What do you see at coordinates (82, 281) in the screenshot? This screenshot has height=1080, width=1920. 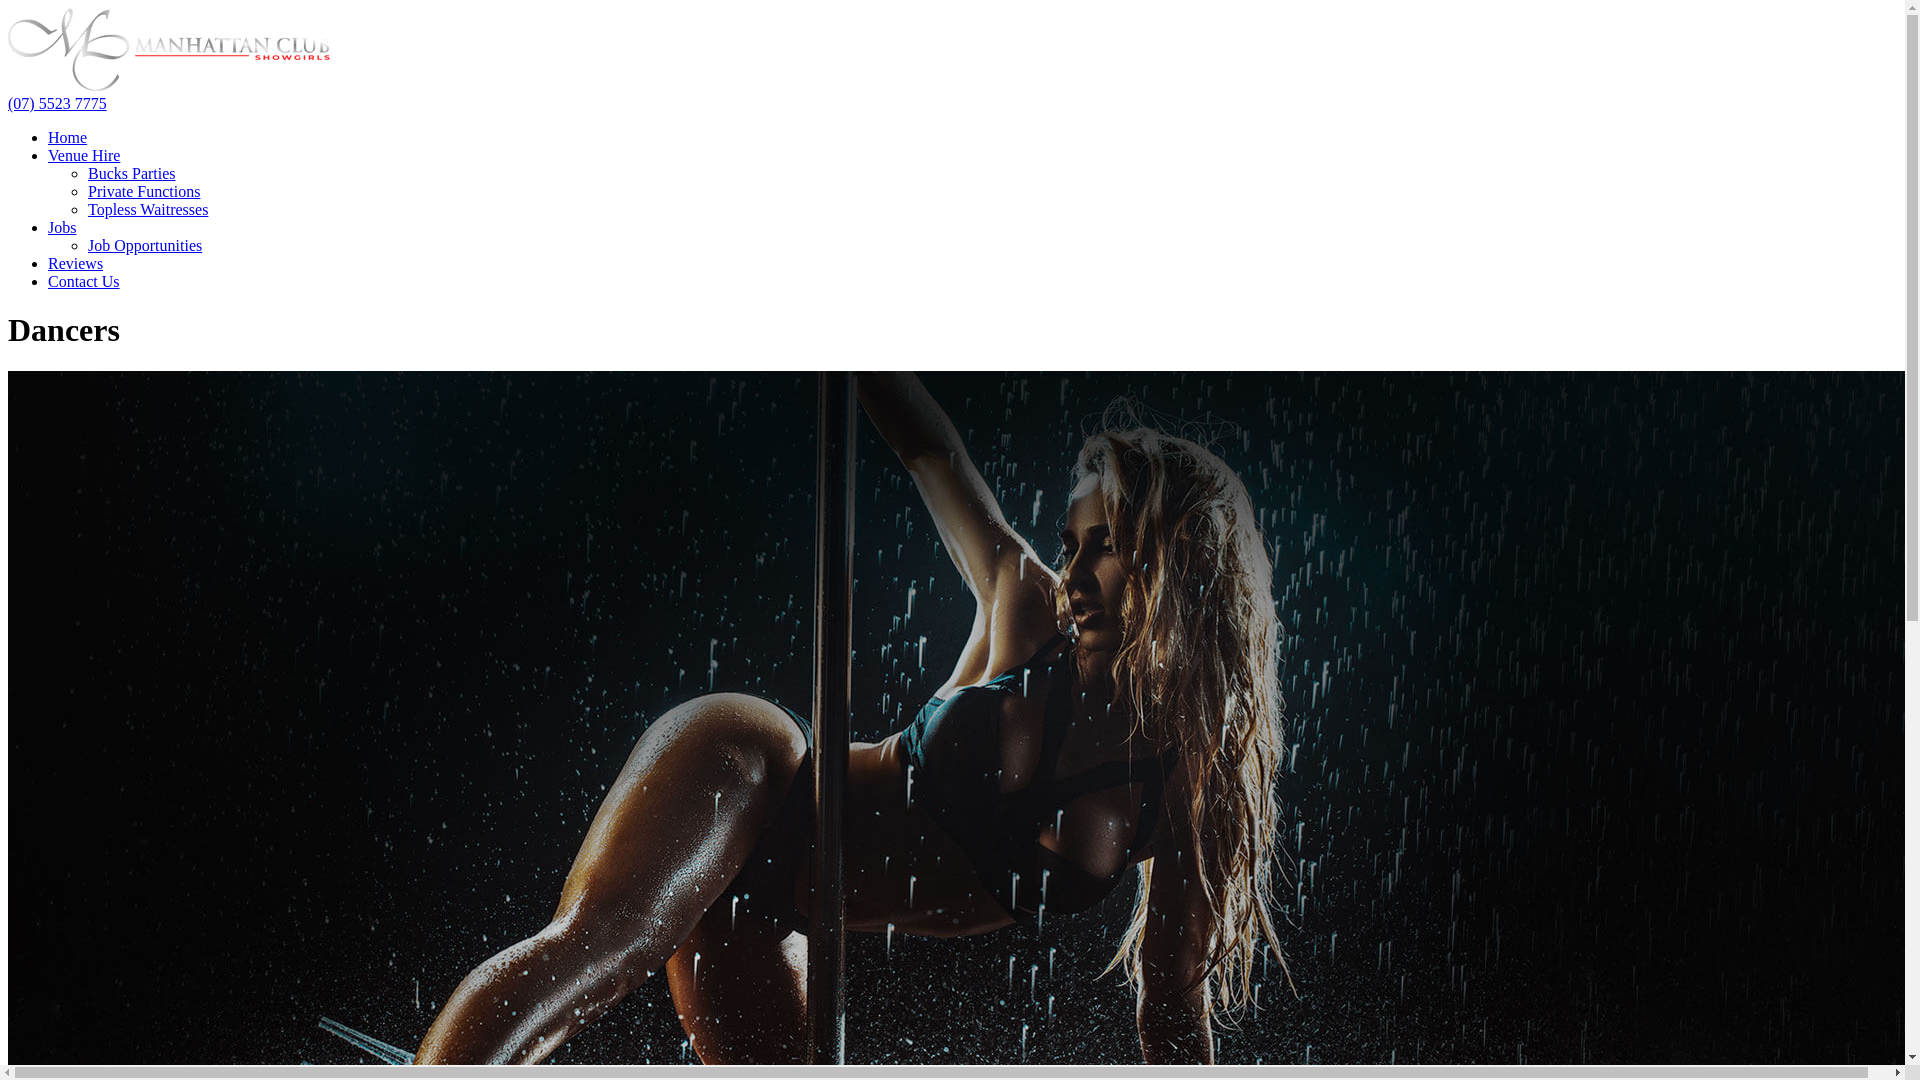 I see `'Contact Us'` at bounding box center [82, 281].